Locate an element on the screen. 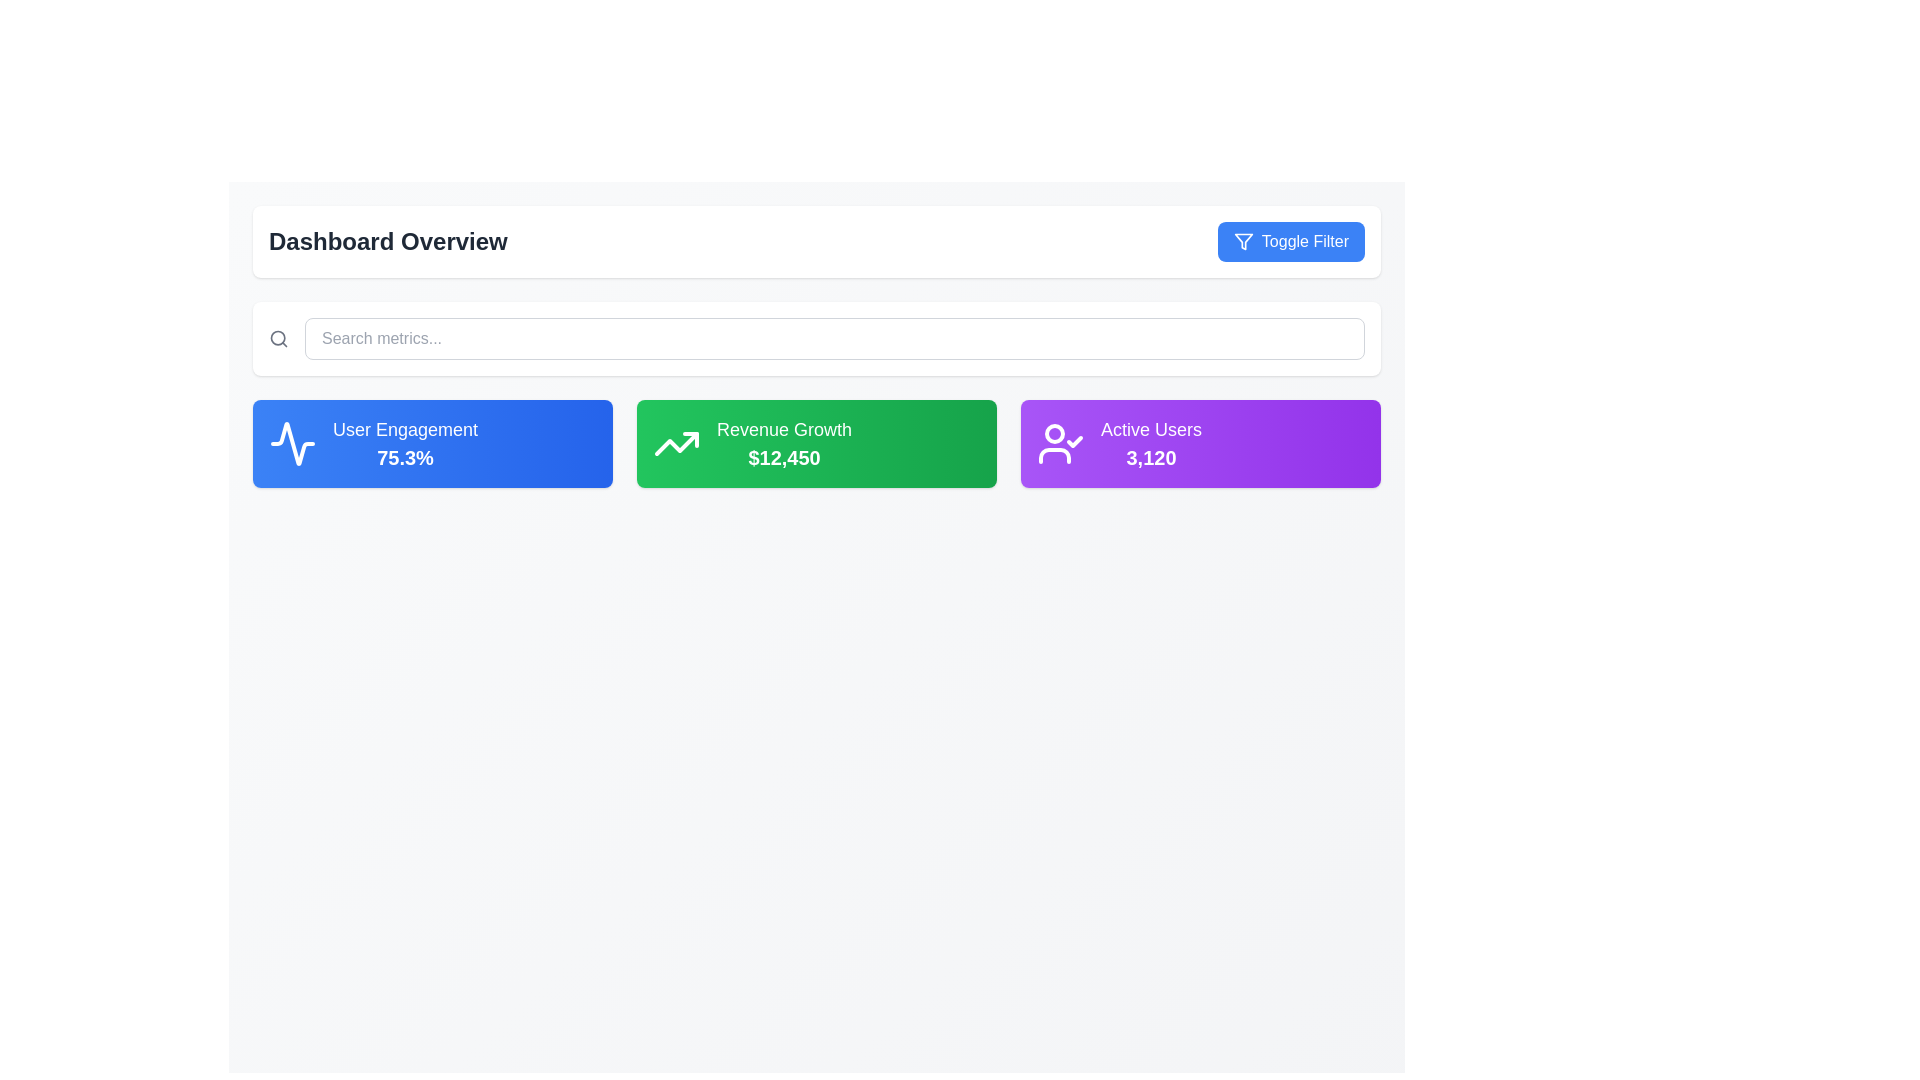  the triangular graphic element that represents growth, located in the top-right section of the 'Revenue Growth' green tile is located at coordinates (691, 438).